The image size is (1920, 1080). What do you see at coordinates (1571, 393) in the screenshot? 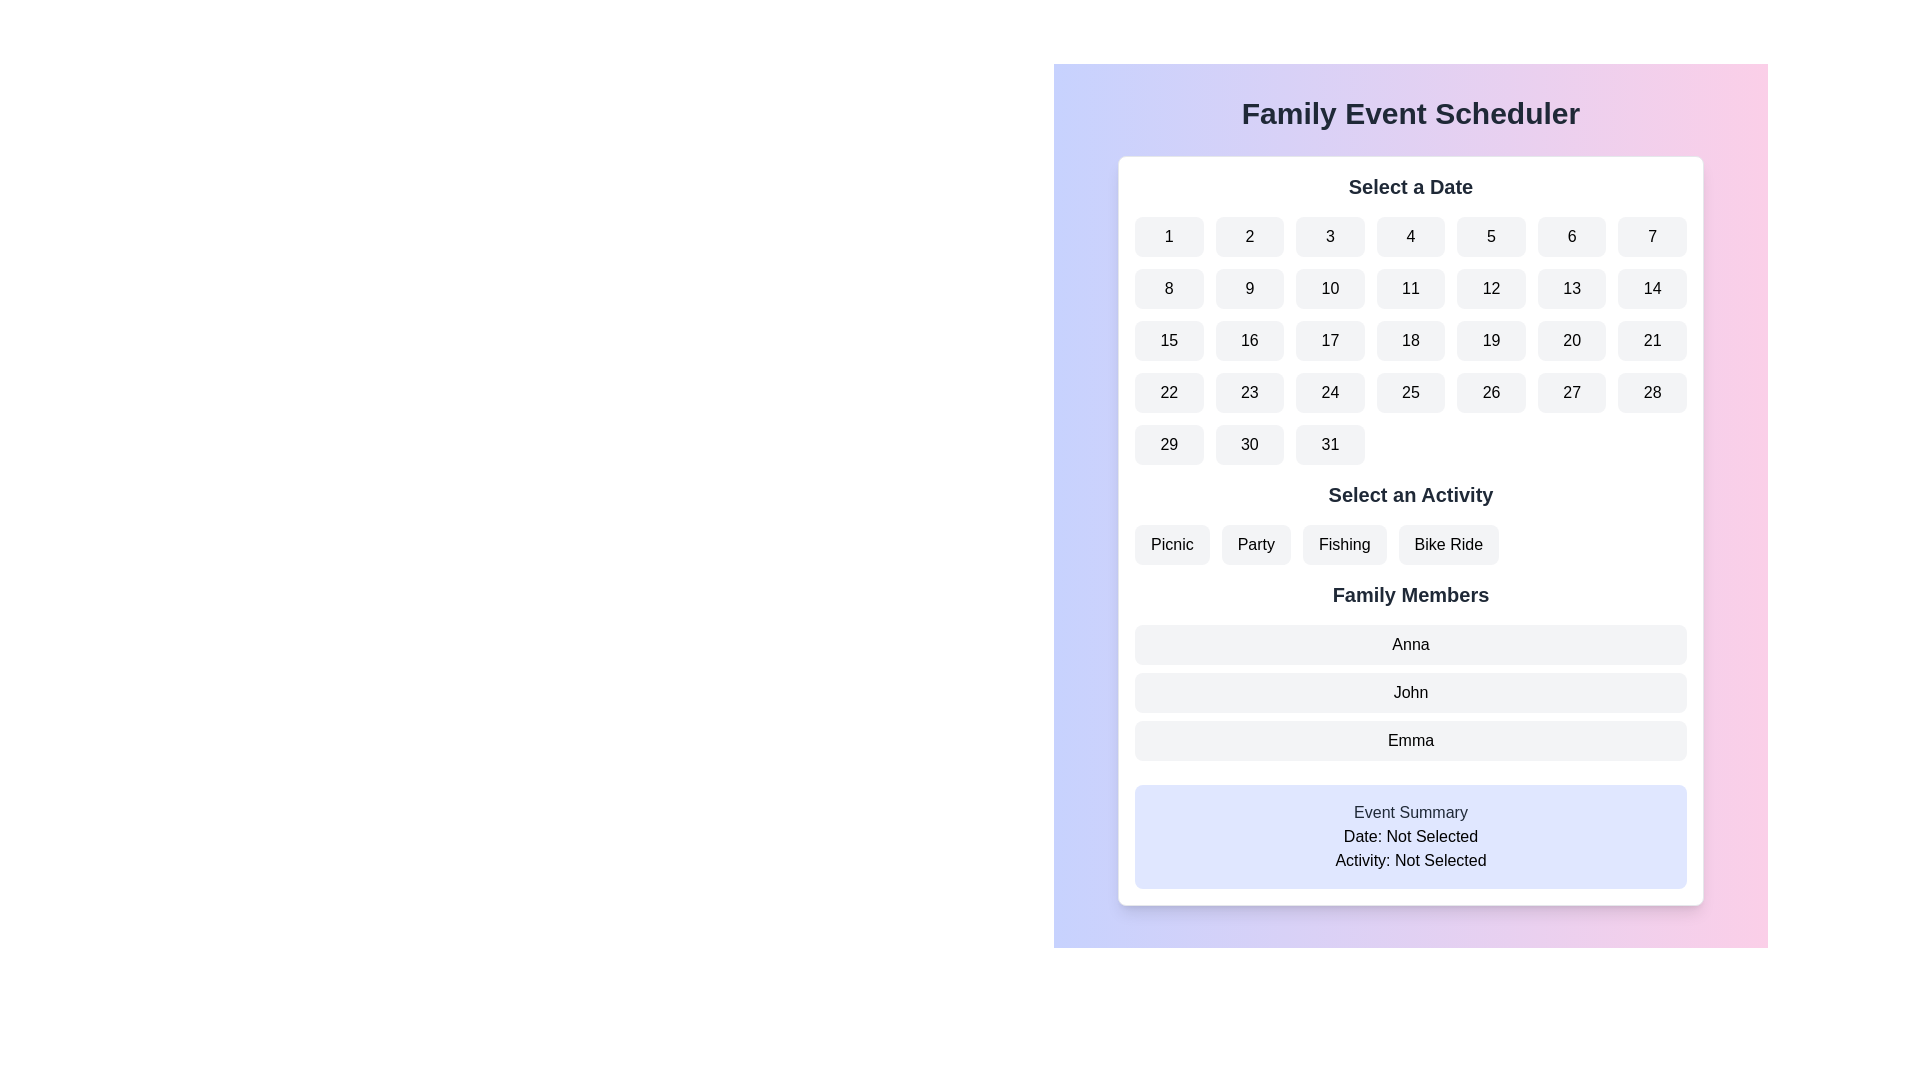
I see `the button displaying the number '27', which is located in the fourth row and sixth column of the grid layout under the 'Select a Date' title` at bounding box center [1571, 393].